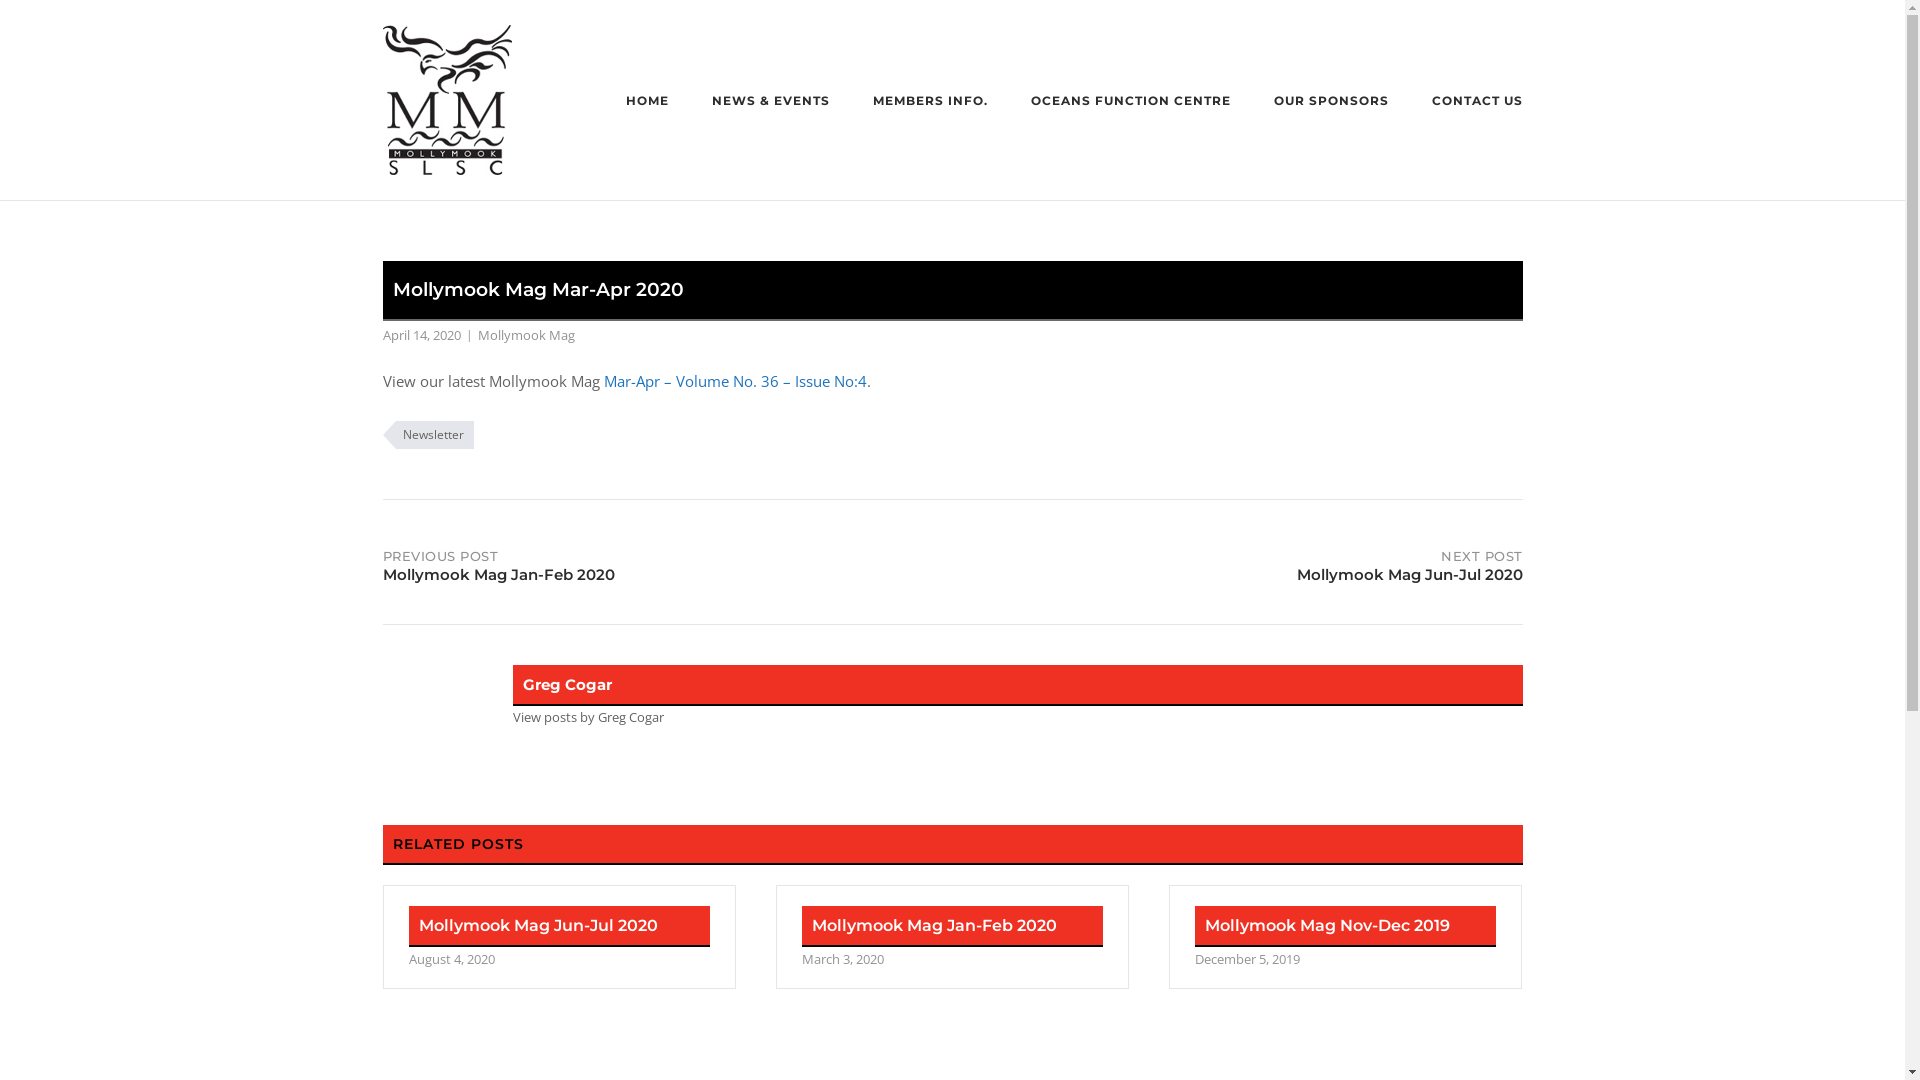 The height and width of the screenshot is (1080, 1920). Describe the element at coordinates (1236, 562) in the screenshot. I see `'NEXT POST` at that location.